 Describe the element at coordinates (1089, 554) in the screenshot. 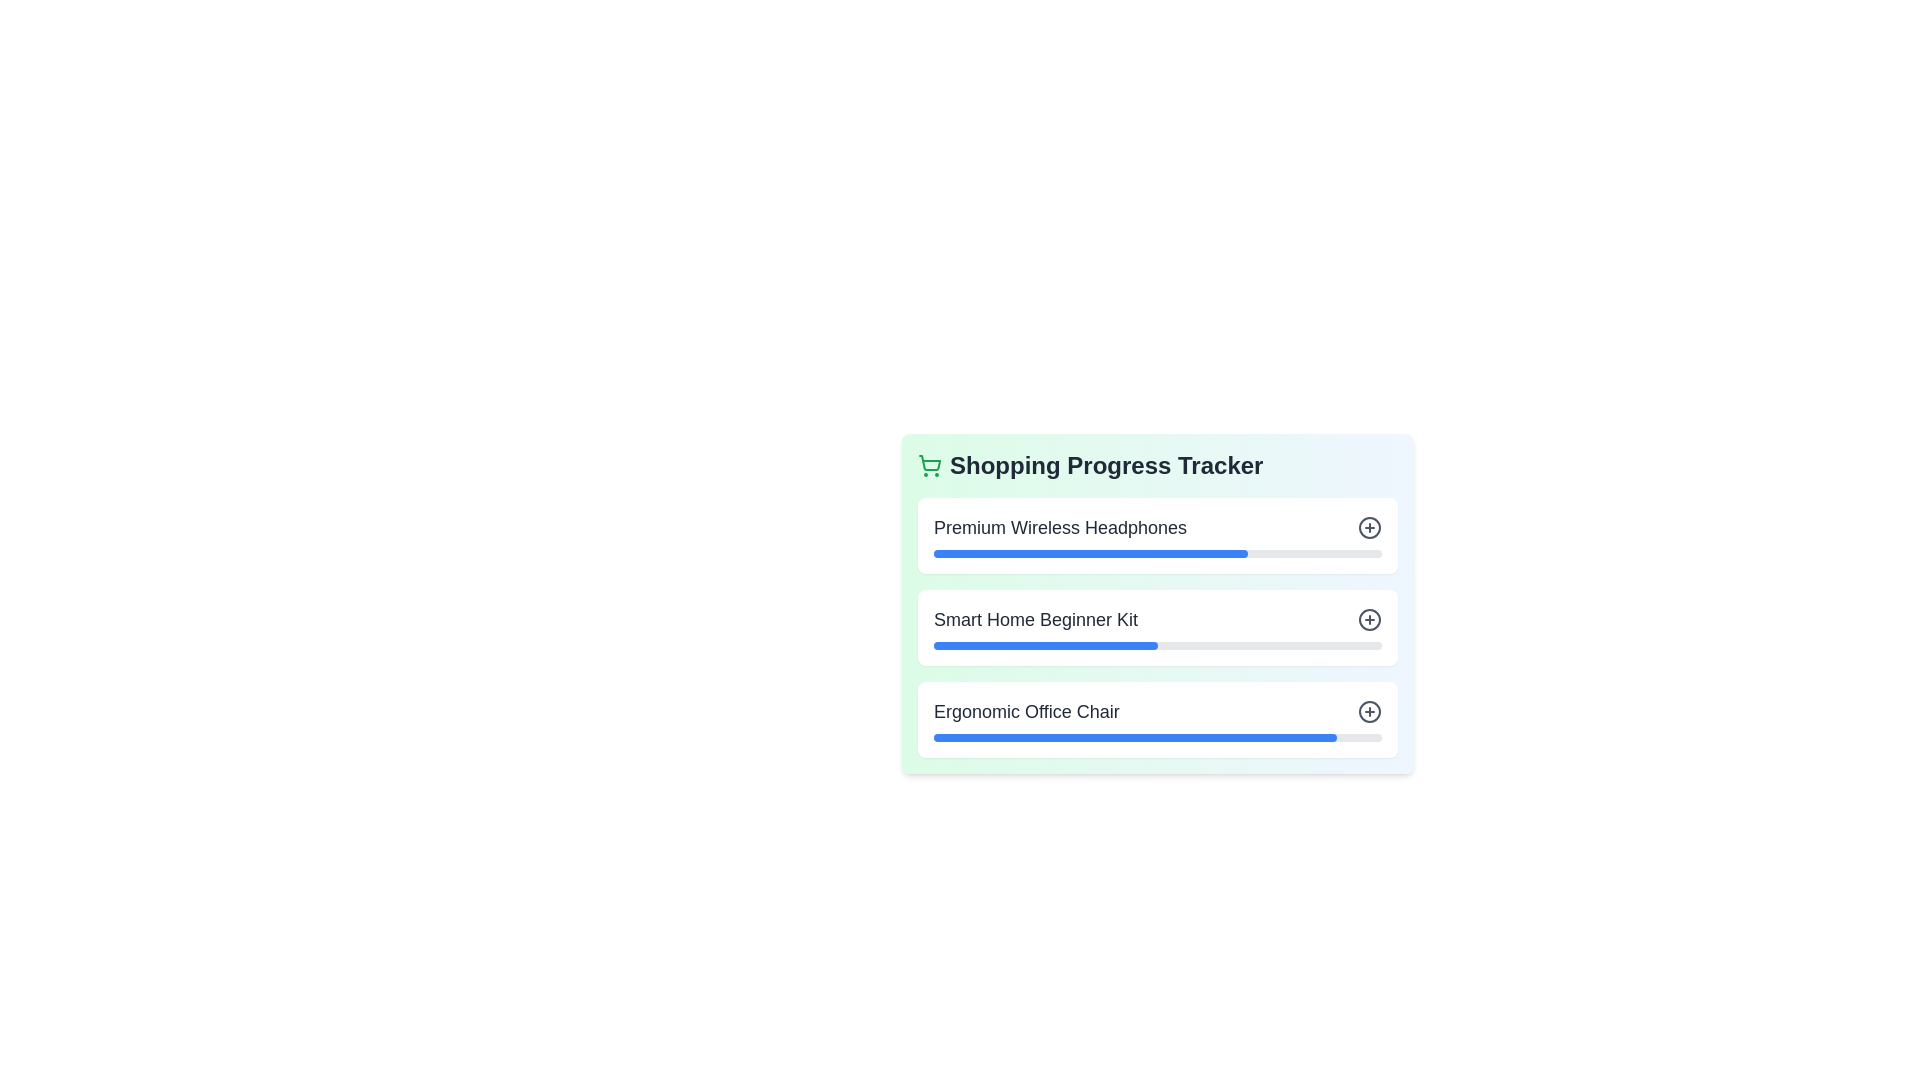

I see `the filled portion of the progress bar representing the completion percentage of the 'Premium Wireless Headphones' within the 'Shopping Progress Tracker' module` at that location.